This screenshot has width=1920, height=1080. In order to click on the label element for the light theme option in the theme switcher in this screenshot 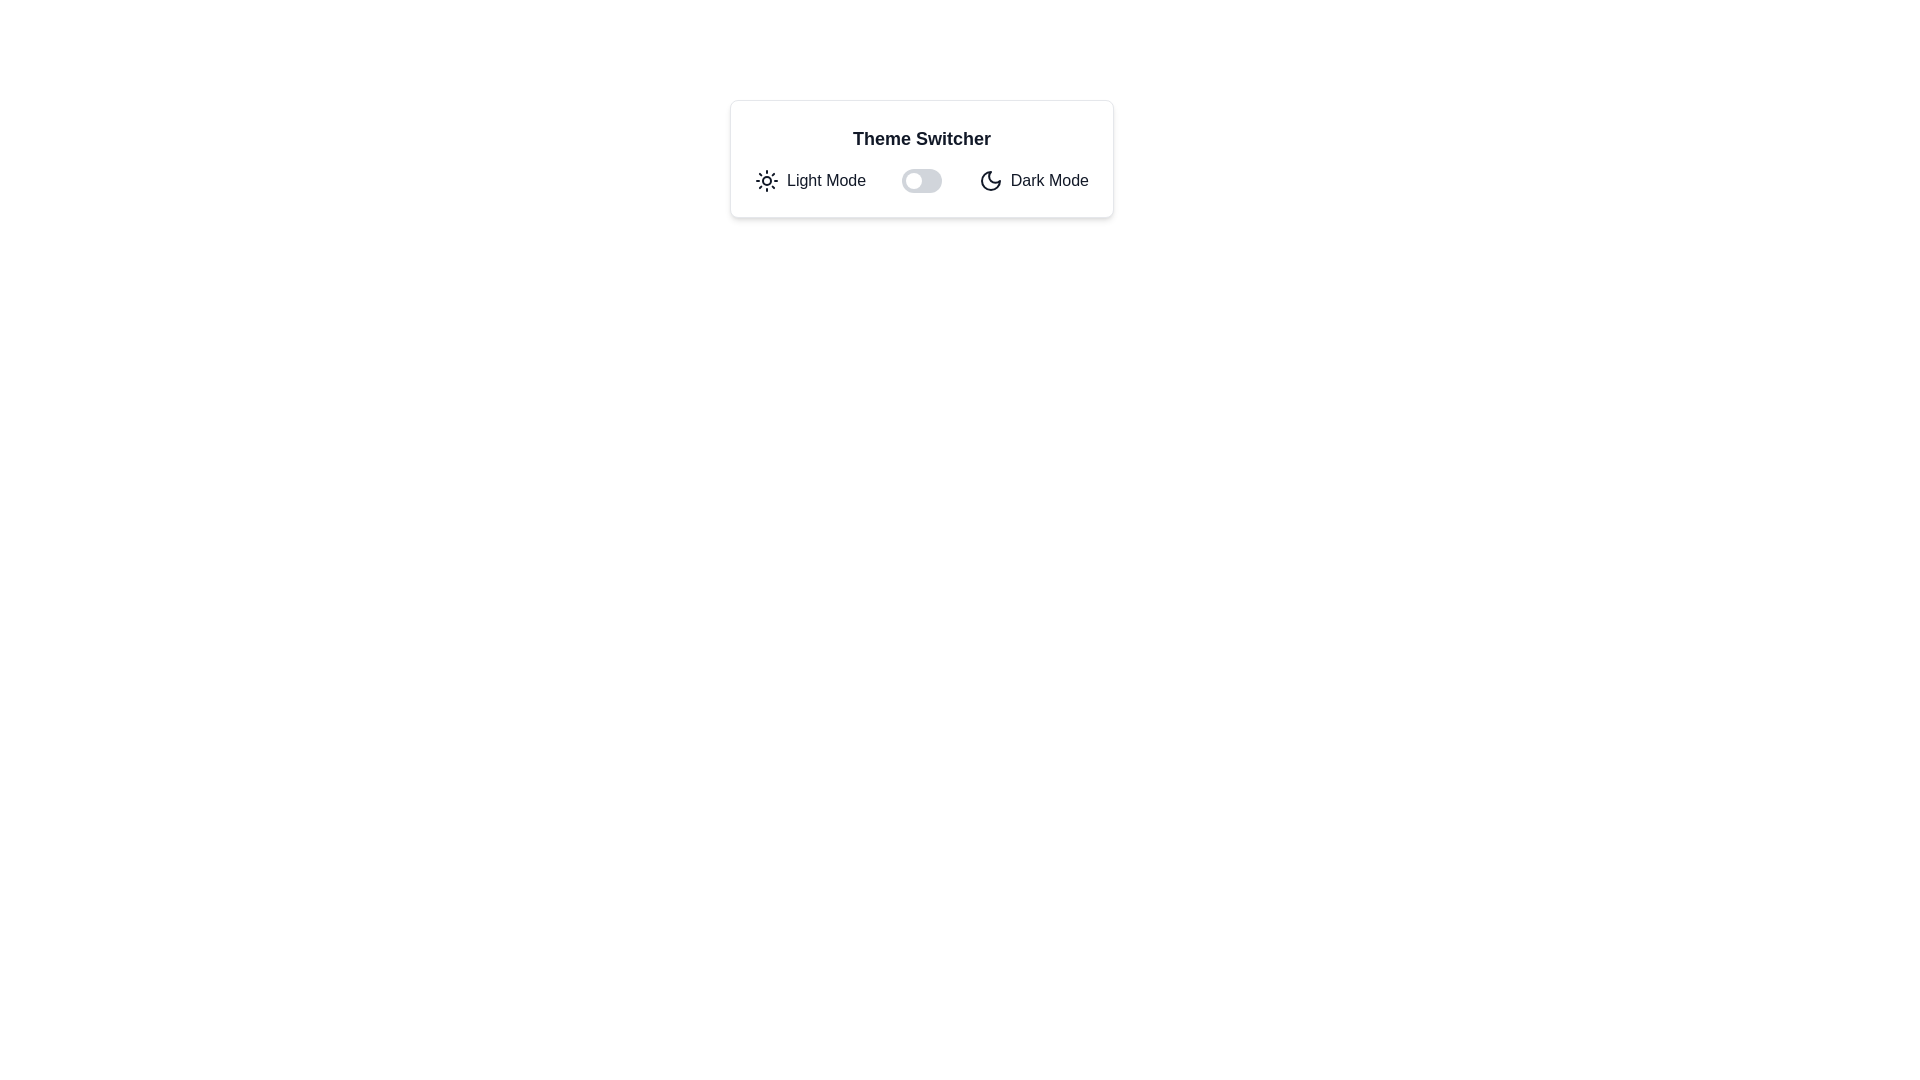, I will do `click(810, 181)`.